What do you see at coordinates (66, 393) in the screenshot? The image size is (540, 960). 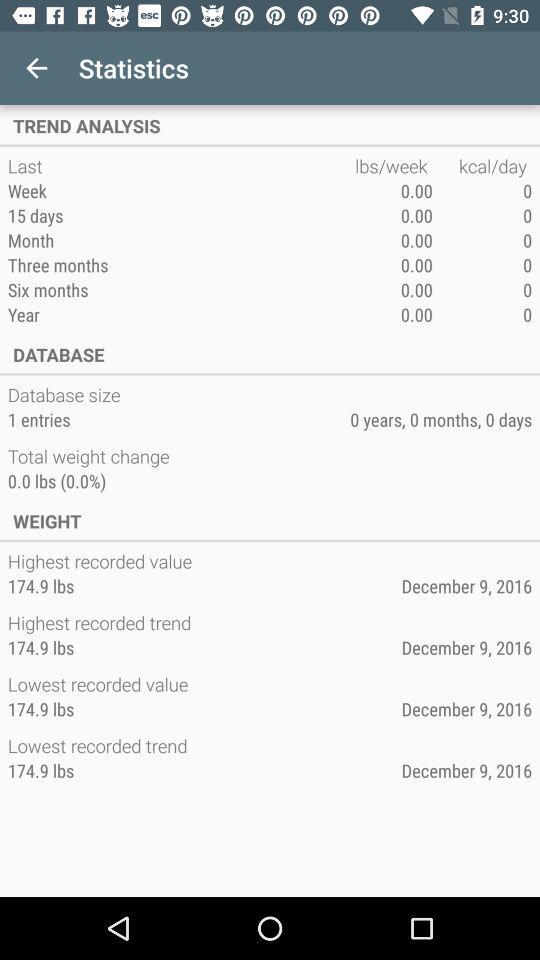 I see `the item above 1 entries item` at bounding box center [66, 393].